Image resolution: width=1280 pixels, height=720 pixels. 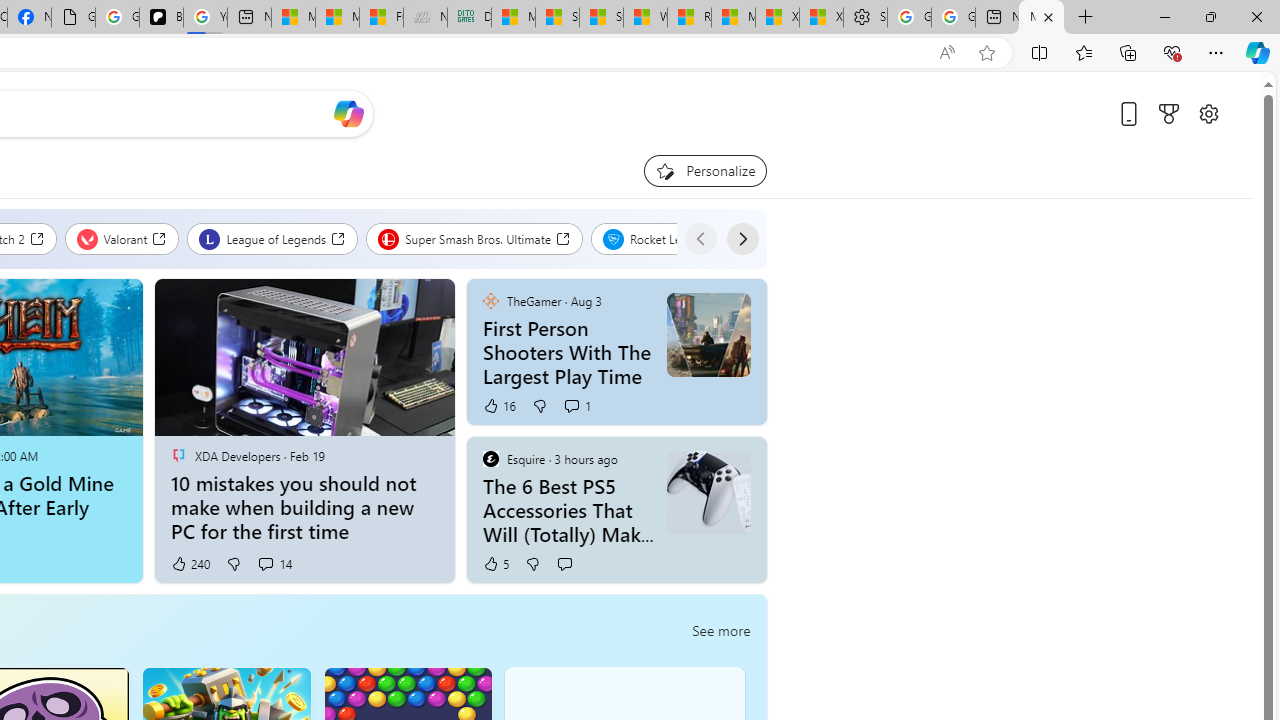 What do you see at coordinates (600, 17) in the screenshot?
I see `'Stocks - MSN'` at bounding box center [600, 17].